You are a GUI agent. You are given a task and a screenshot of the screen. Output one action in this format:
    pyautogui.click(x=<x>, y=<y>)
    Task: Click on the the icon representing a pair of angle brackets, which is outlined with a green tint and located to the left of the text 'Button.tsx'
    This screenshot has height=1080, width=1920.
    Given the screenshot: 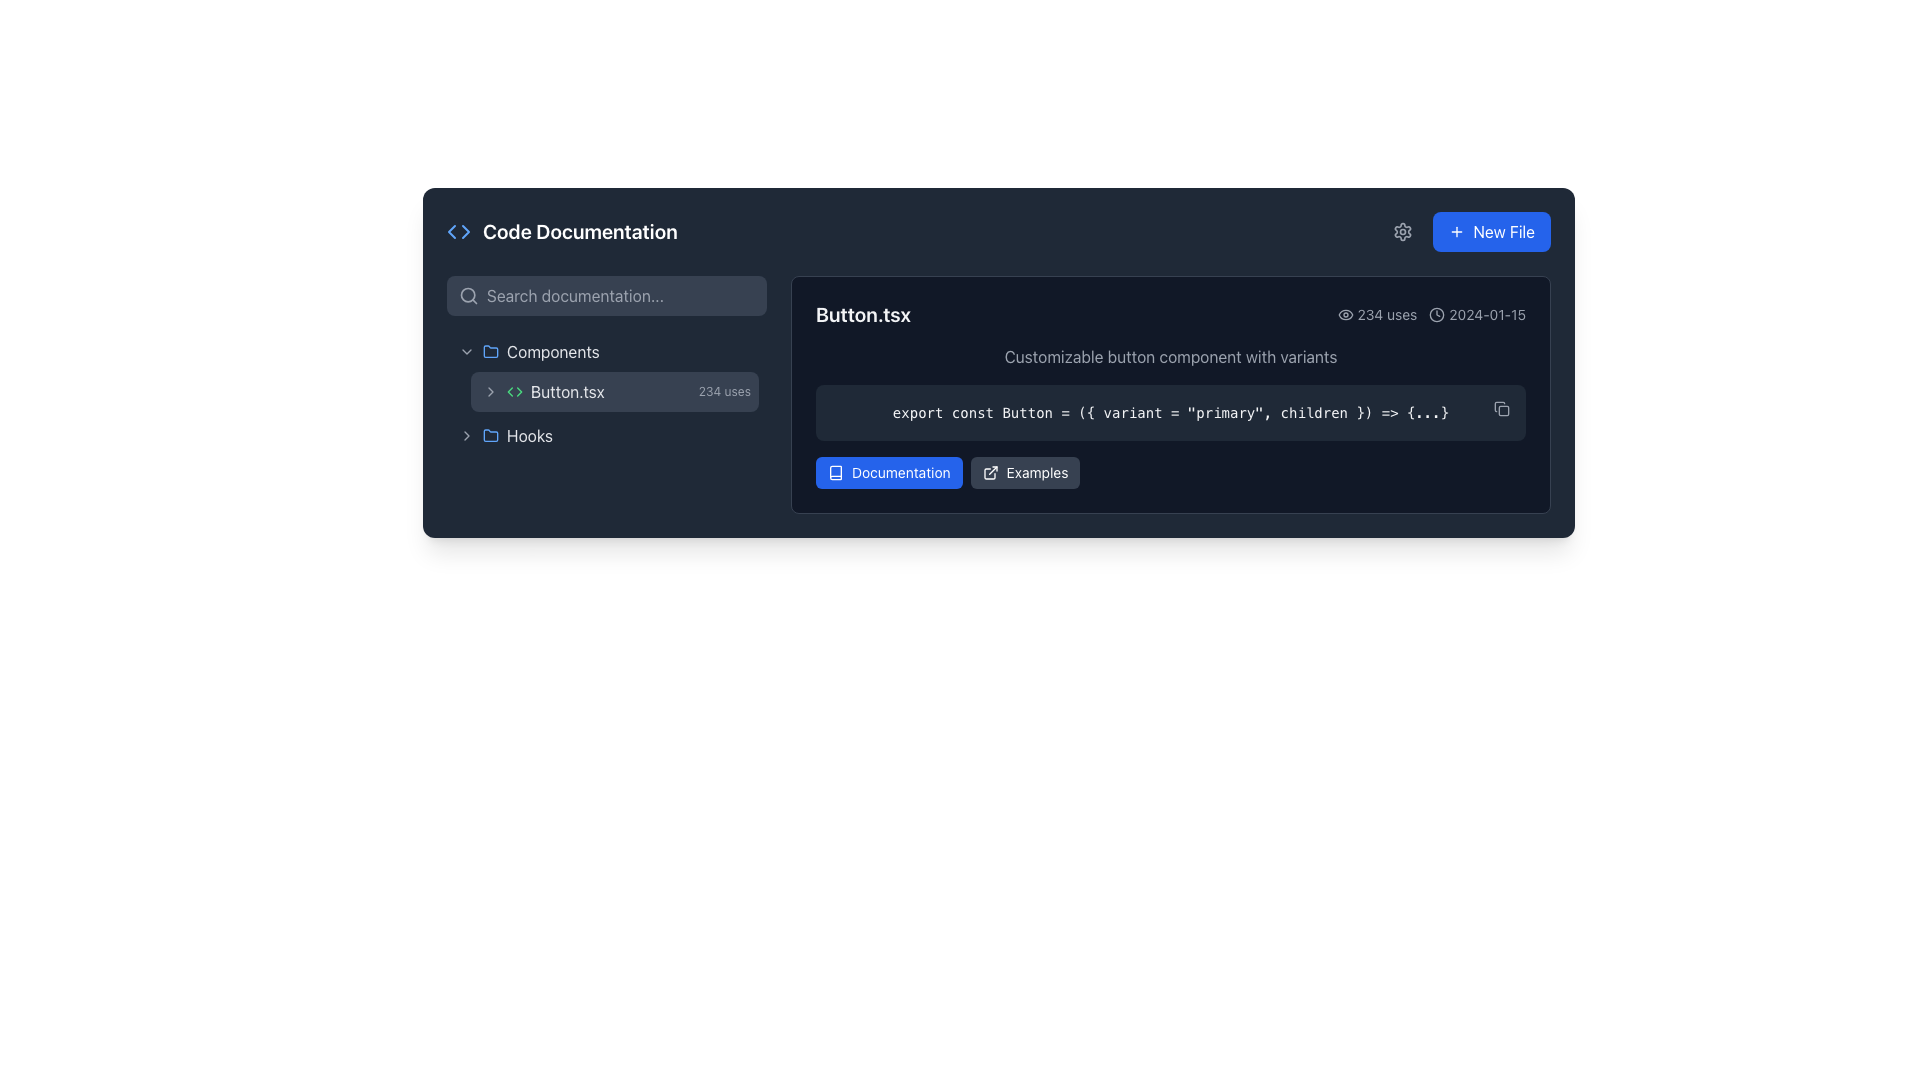 What is the action you would take?
    pyautogui.click(x=514, y=392)
    